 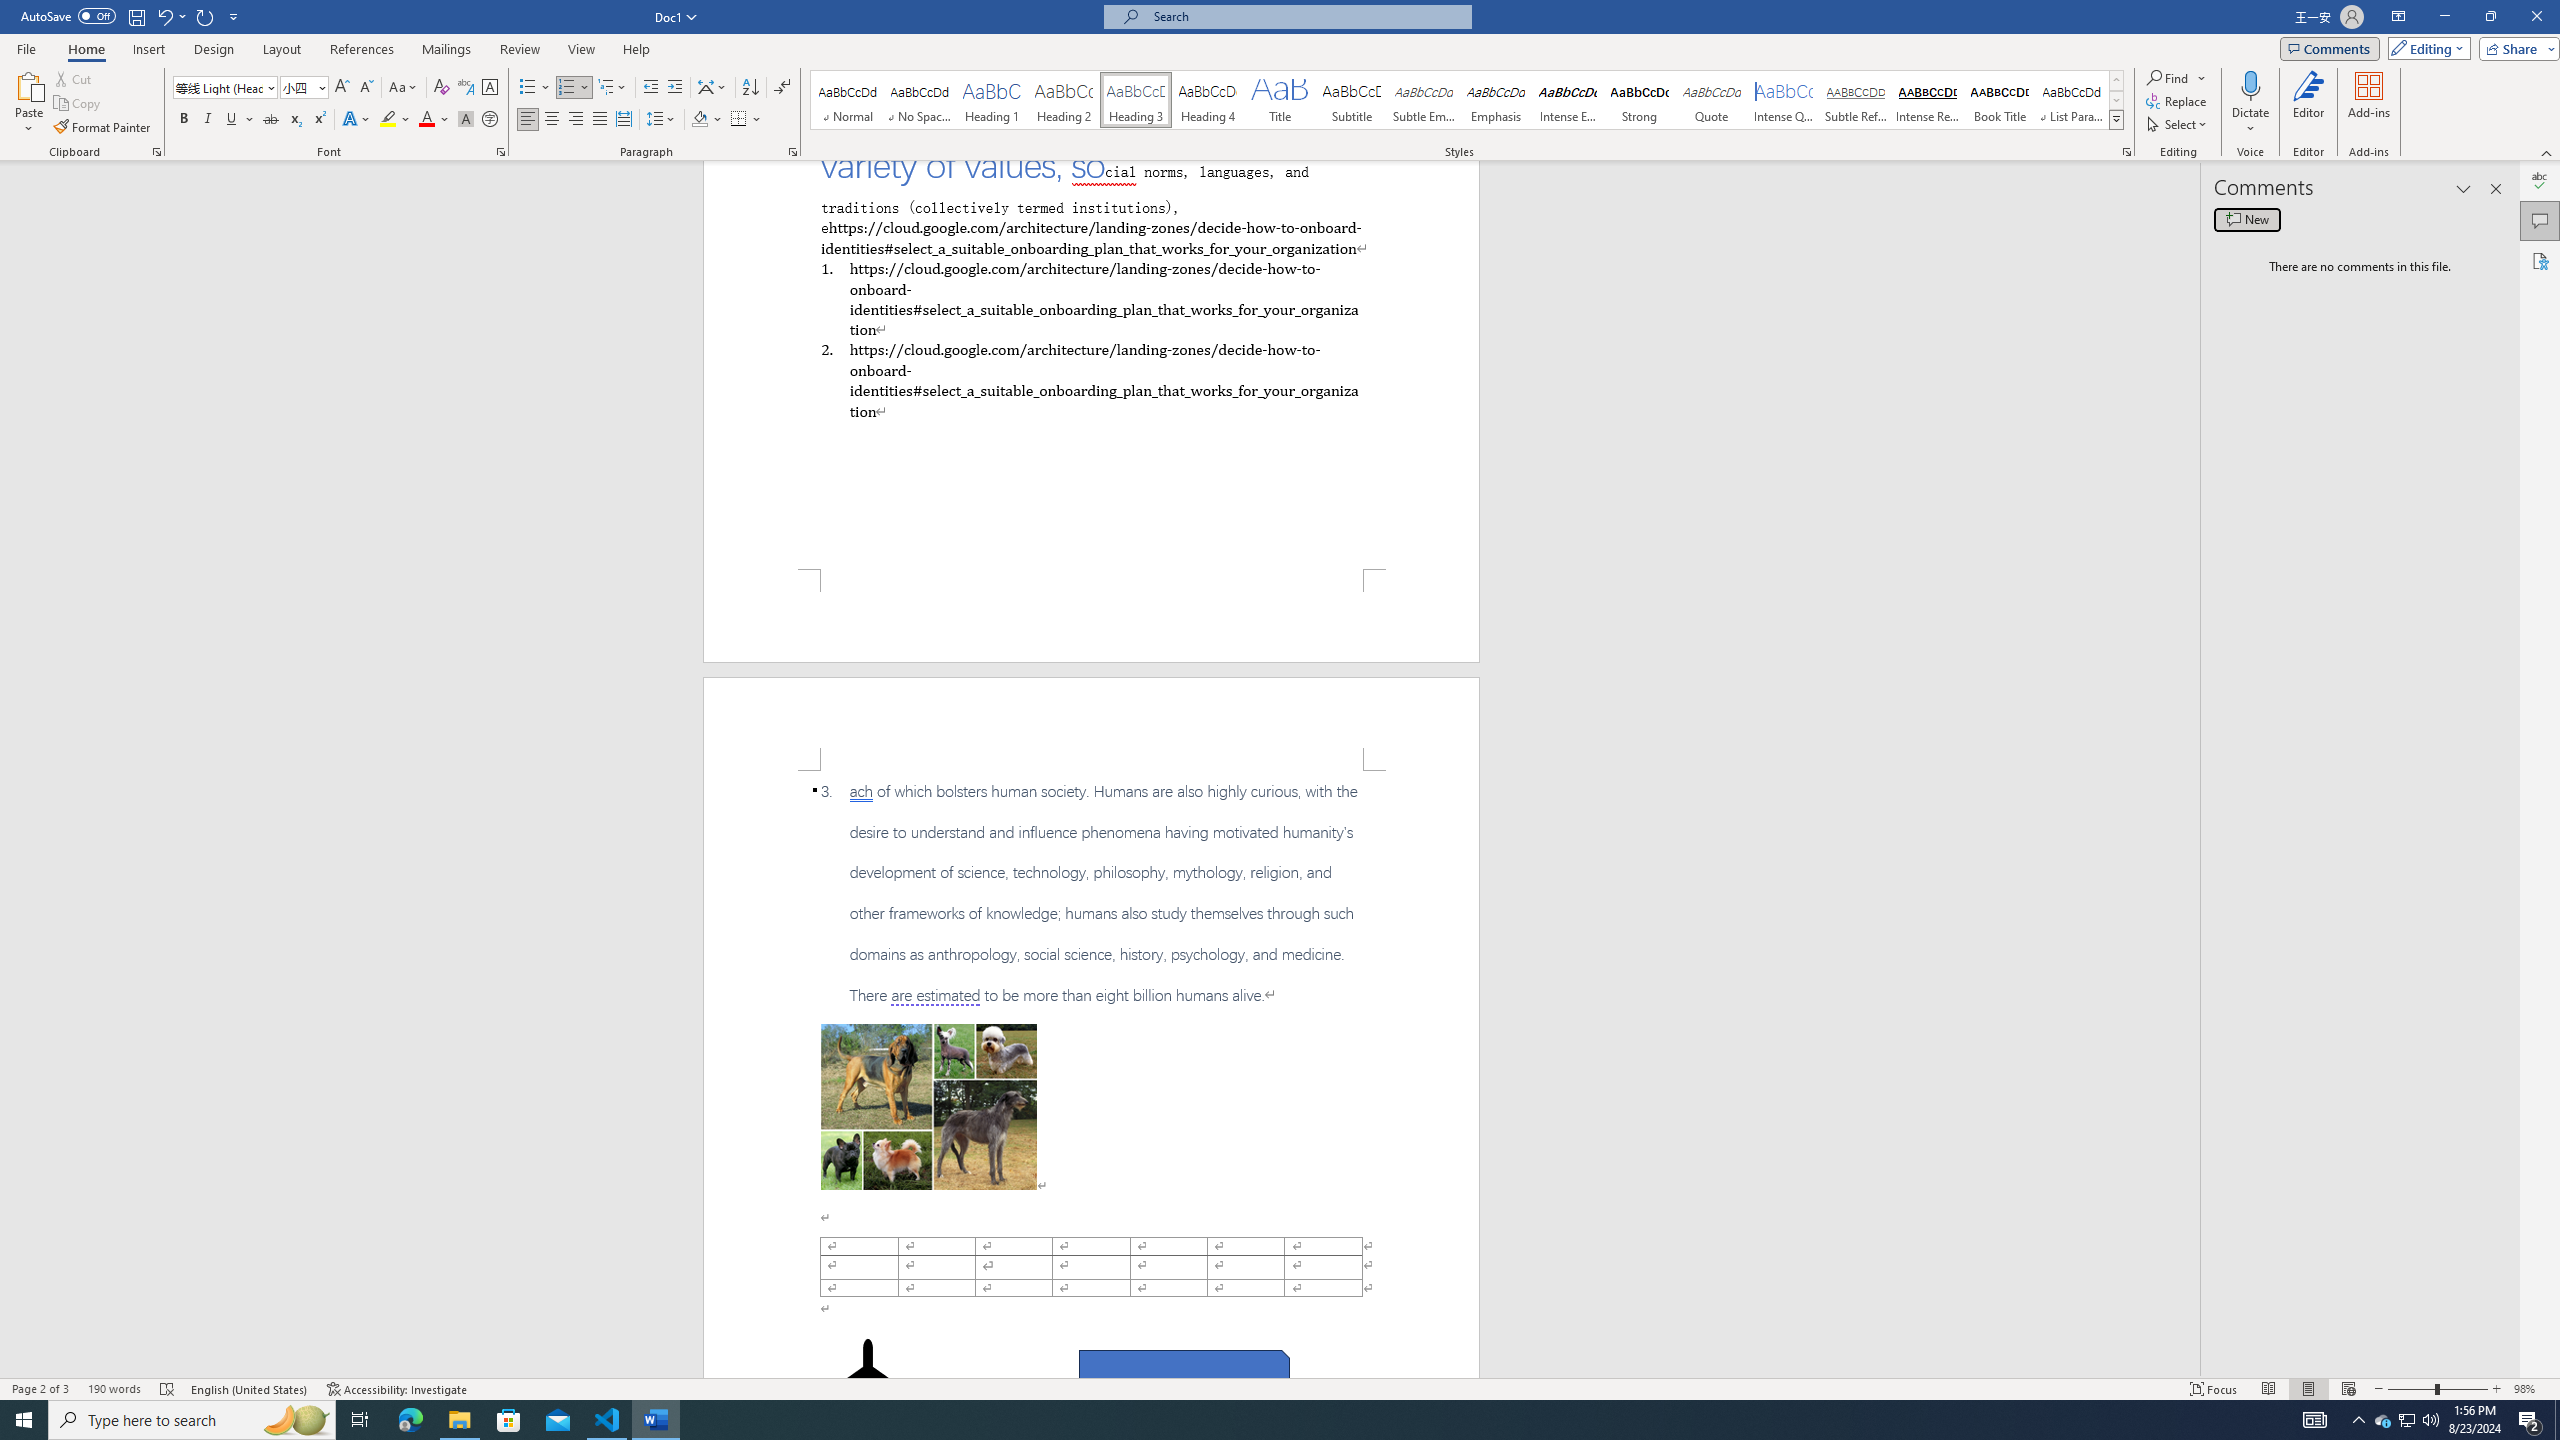 I want to click on 'Row up', so click(x=2116, y=80).